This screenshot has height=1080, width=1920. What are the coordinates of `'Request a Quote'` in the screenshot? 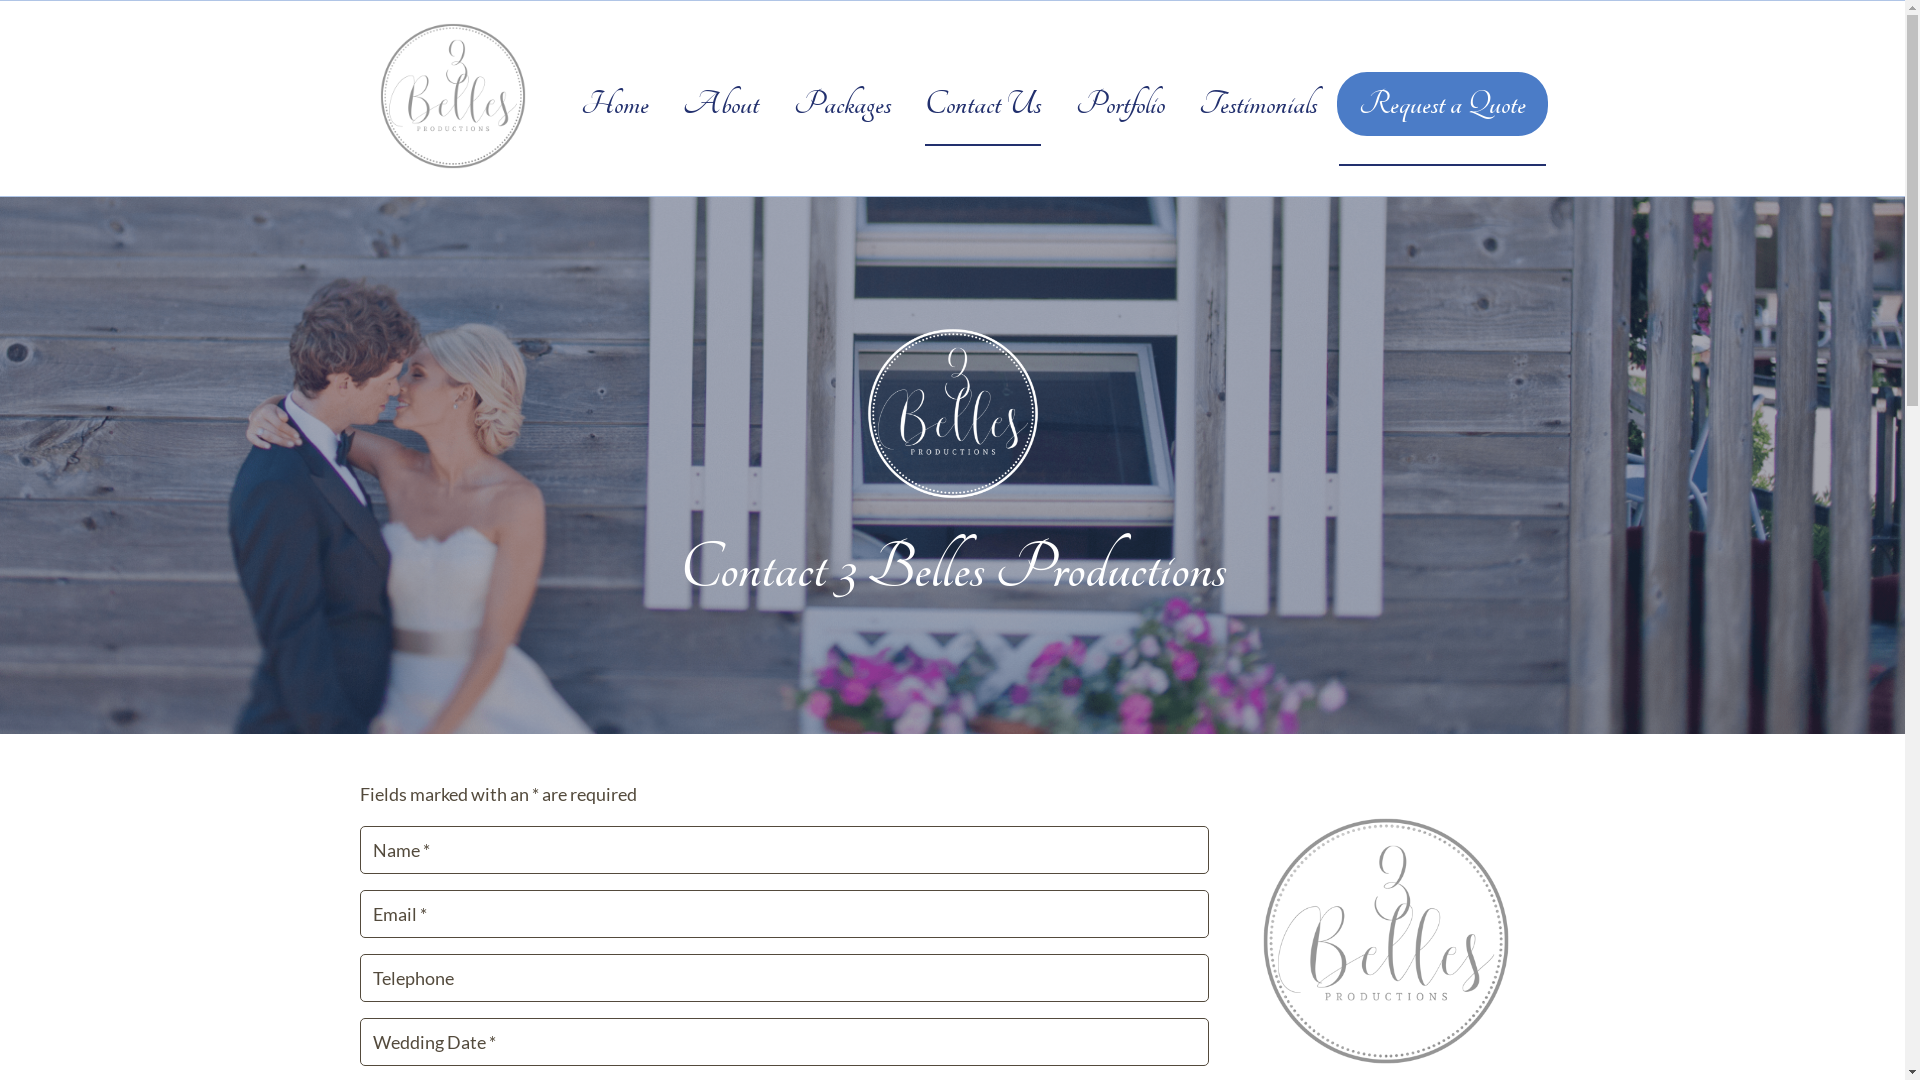 It's located at (1441, 104).